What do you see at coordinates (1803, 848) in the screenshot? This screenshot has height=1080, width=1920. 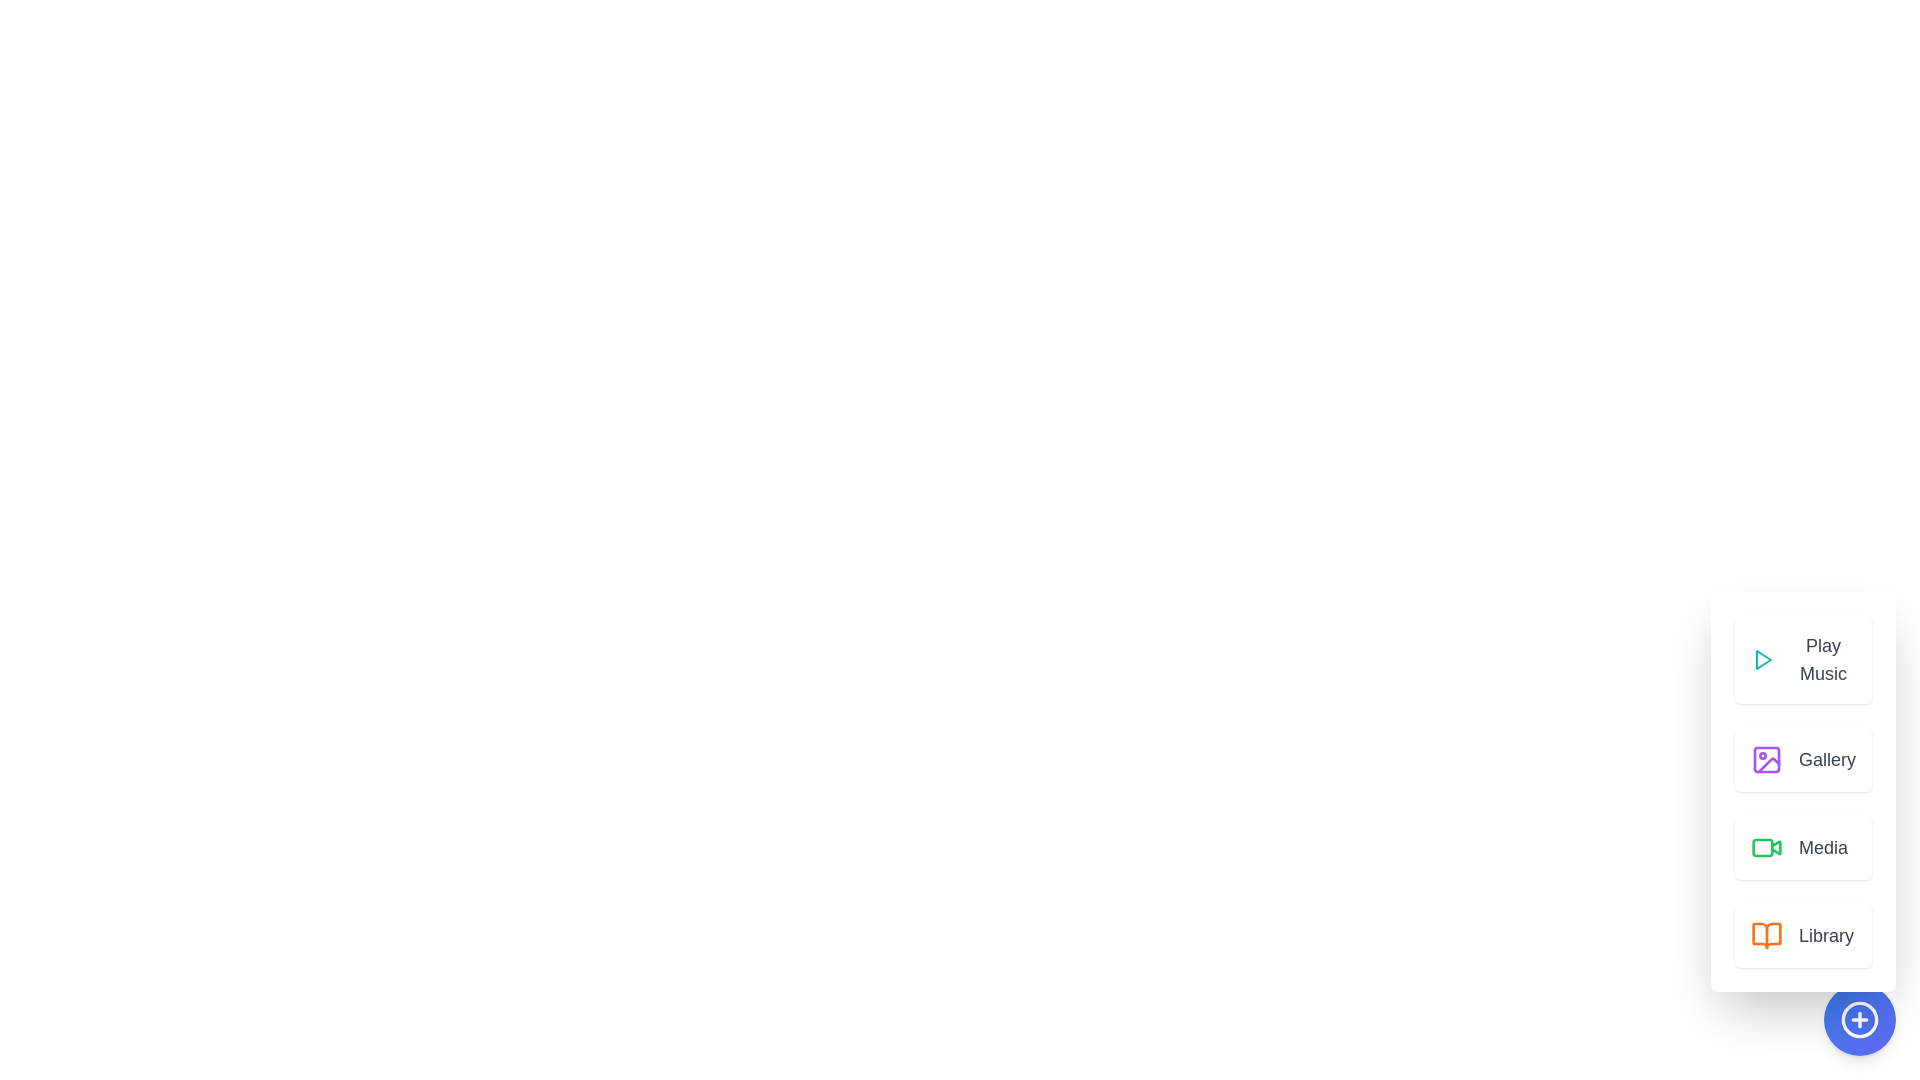 I see `the Media button to access the respective media content` at bounding box center [1803, 848].